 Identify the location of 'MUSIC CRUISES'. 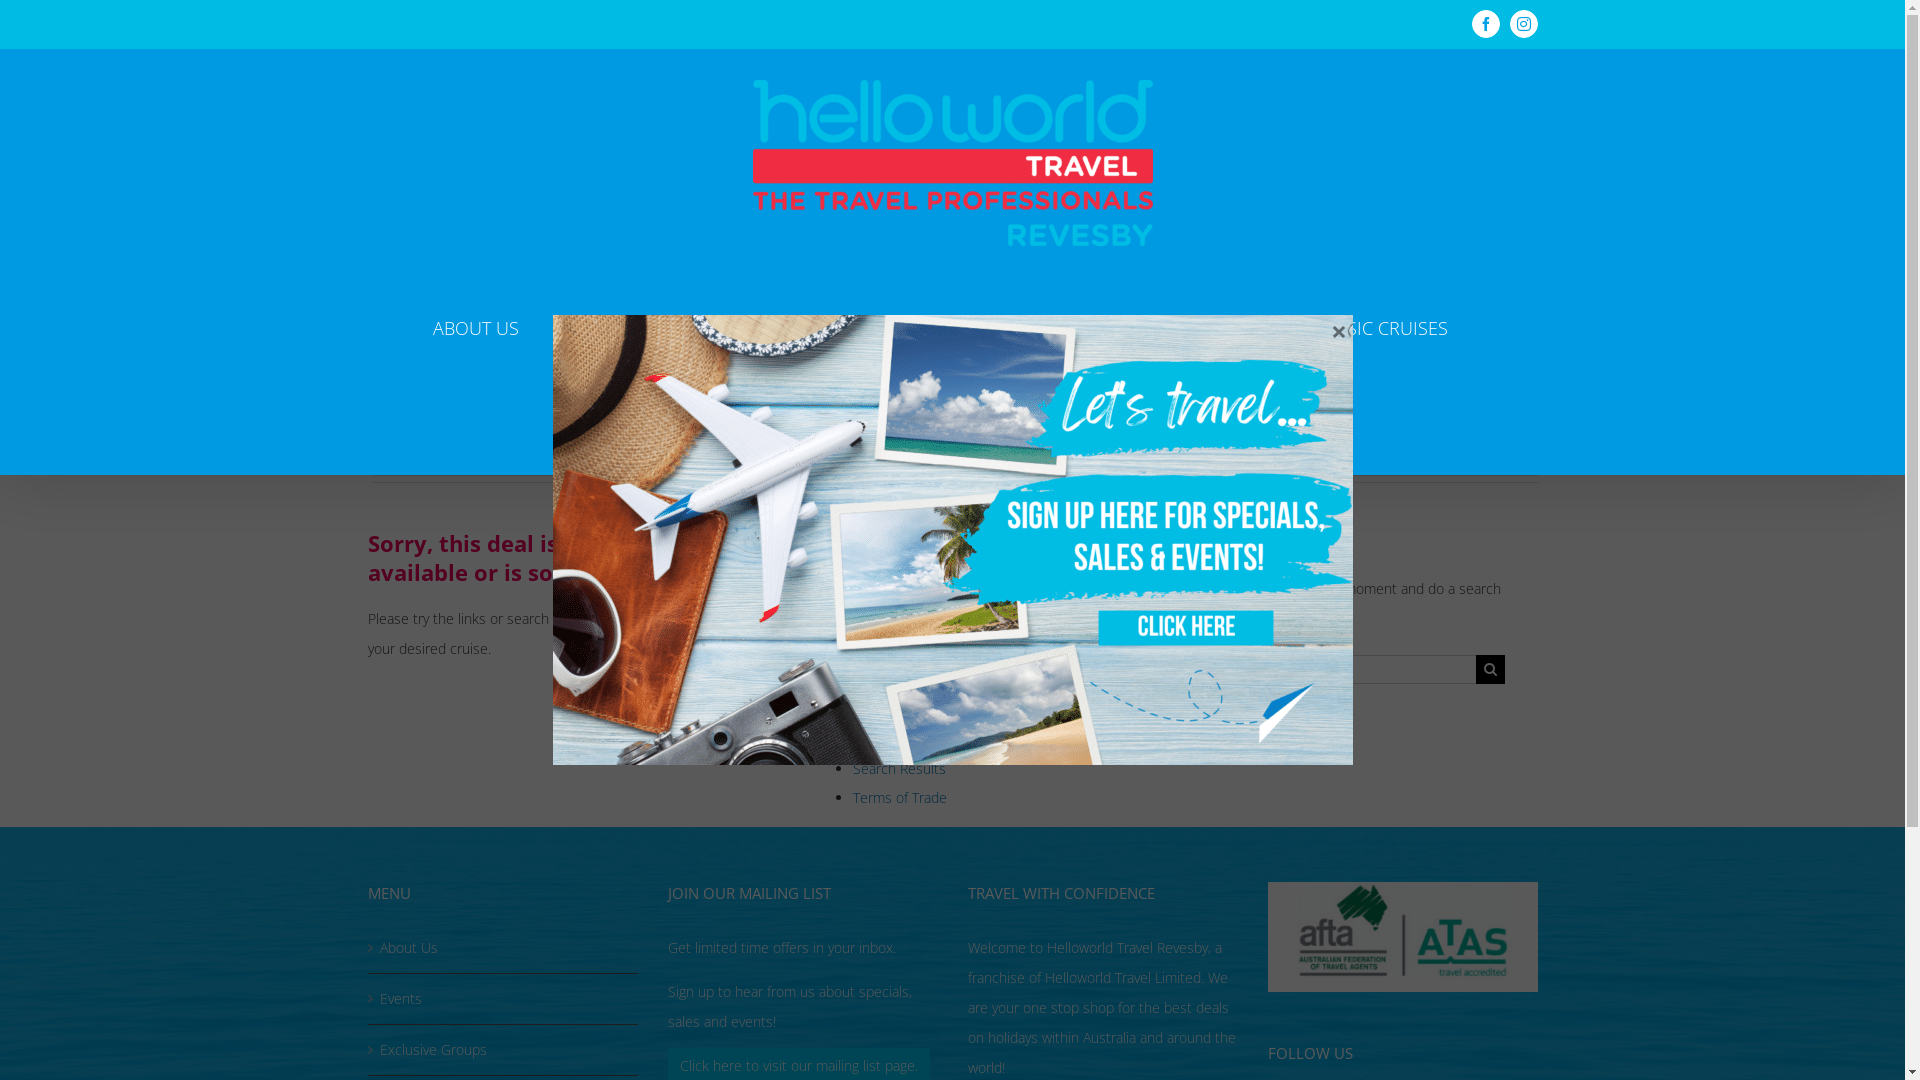
(1381, 326).